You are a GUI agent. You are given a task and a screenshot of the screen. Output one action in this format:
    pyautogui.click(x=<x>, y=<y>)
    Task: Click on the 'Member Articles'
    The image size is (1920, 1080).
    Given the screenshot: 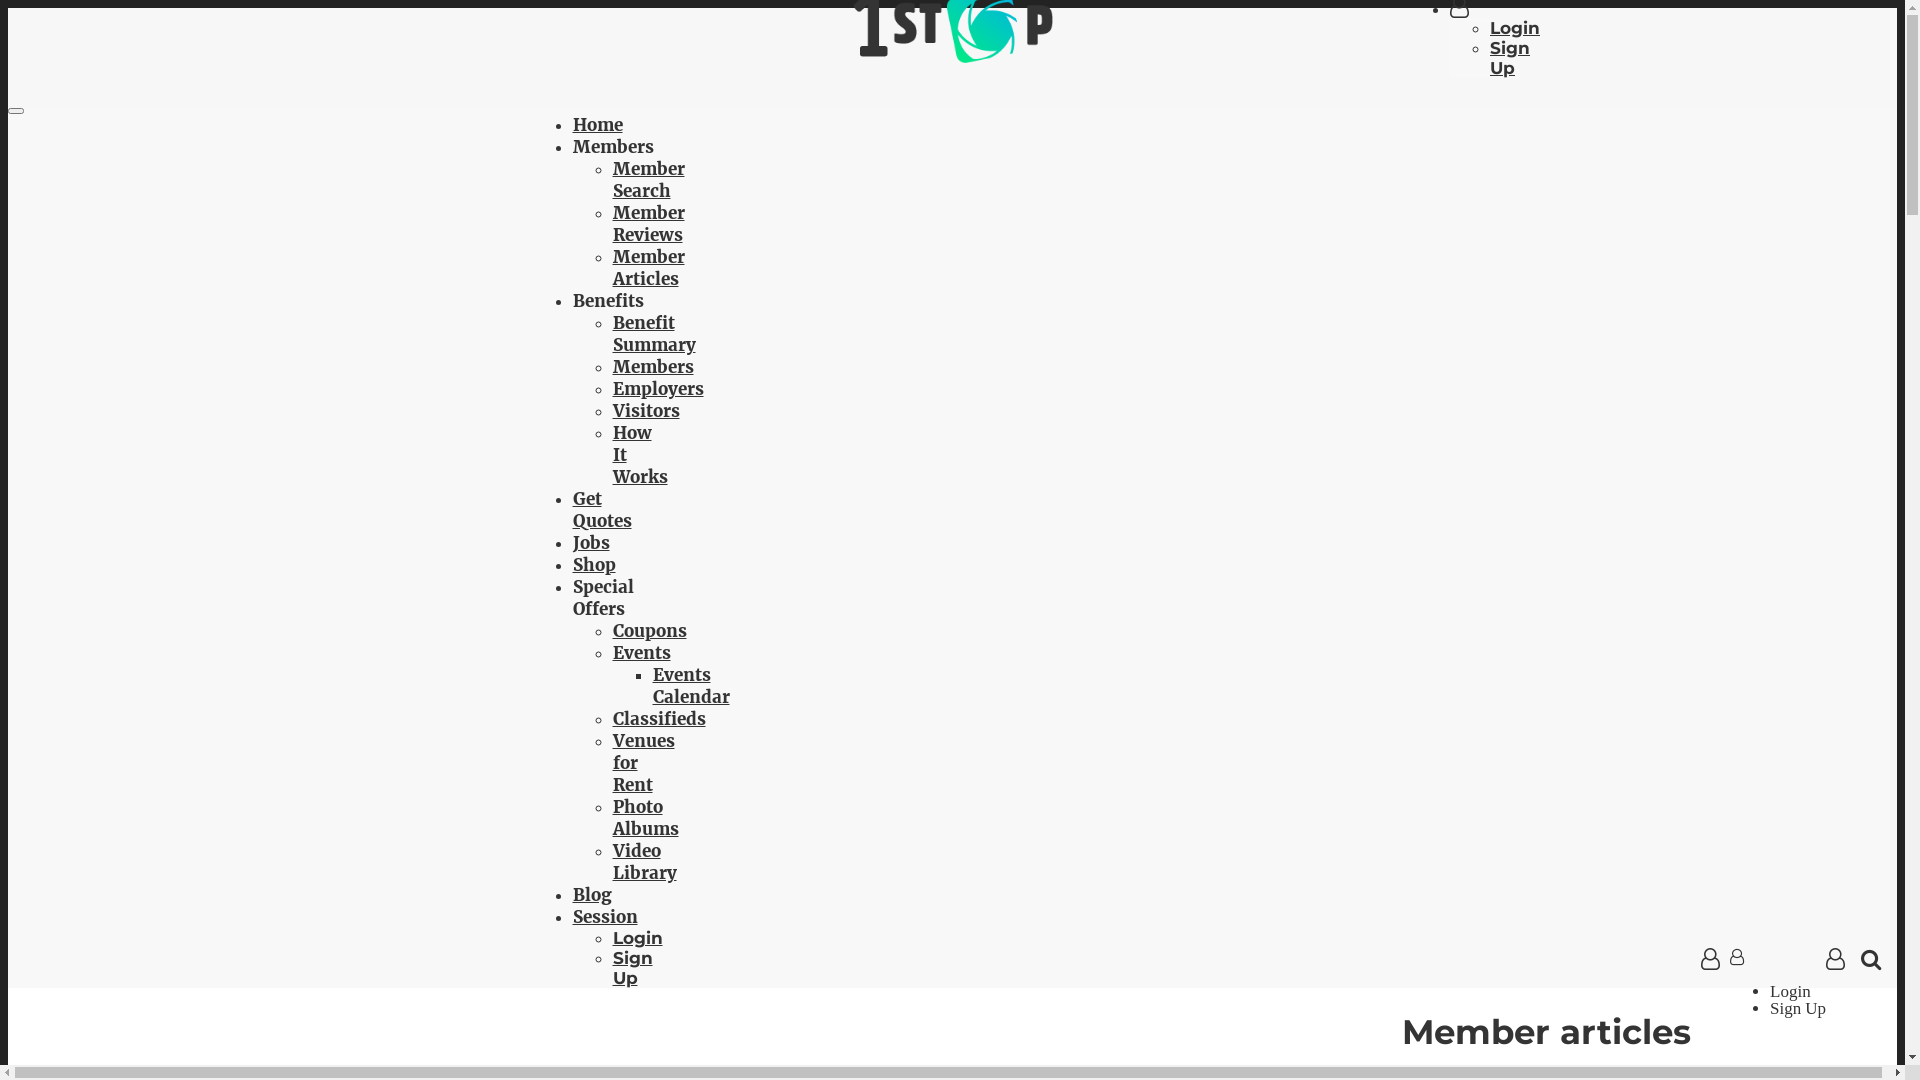 What is the action you would take?
    pyautogui.click(x=648, y=266)
    